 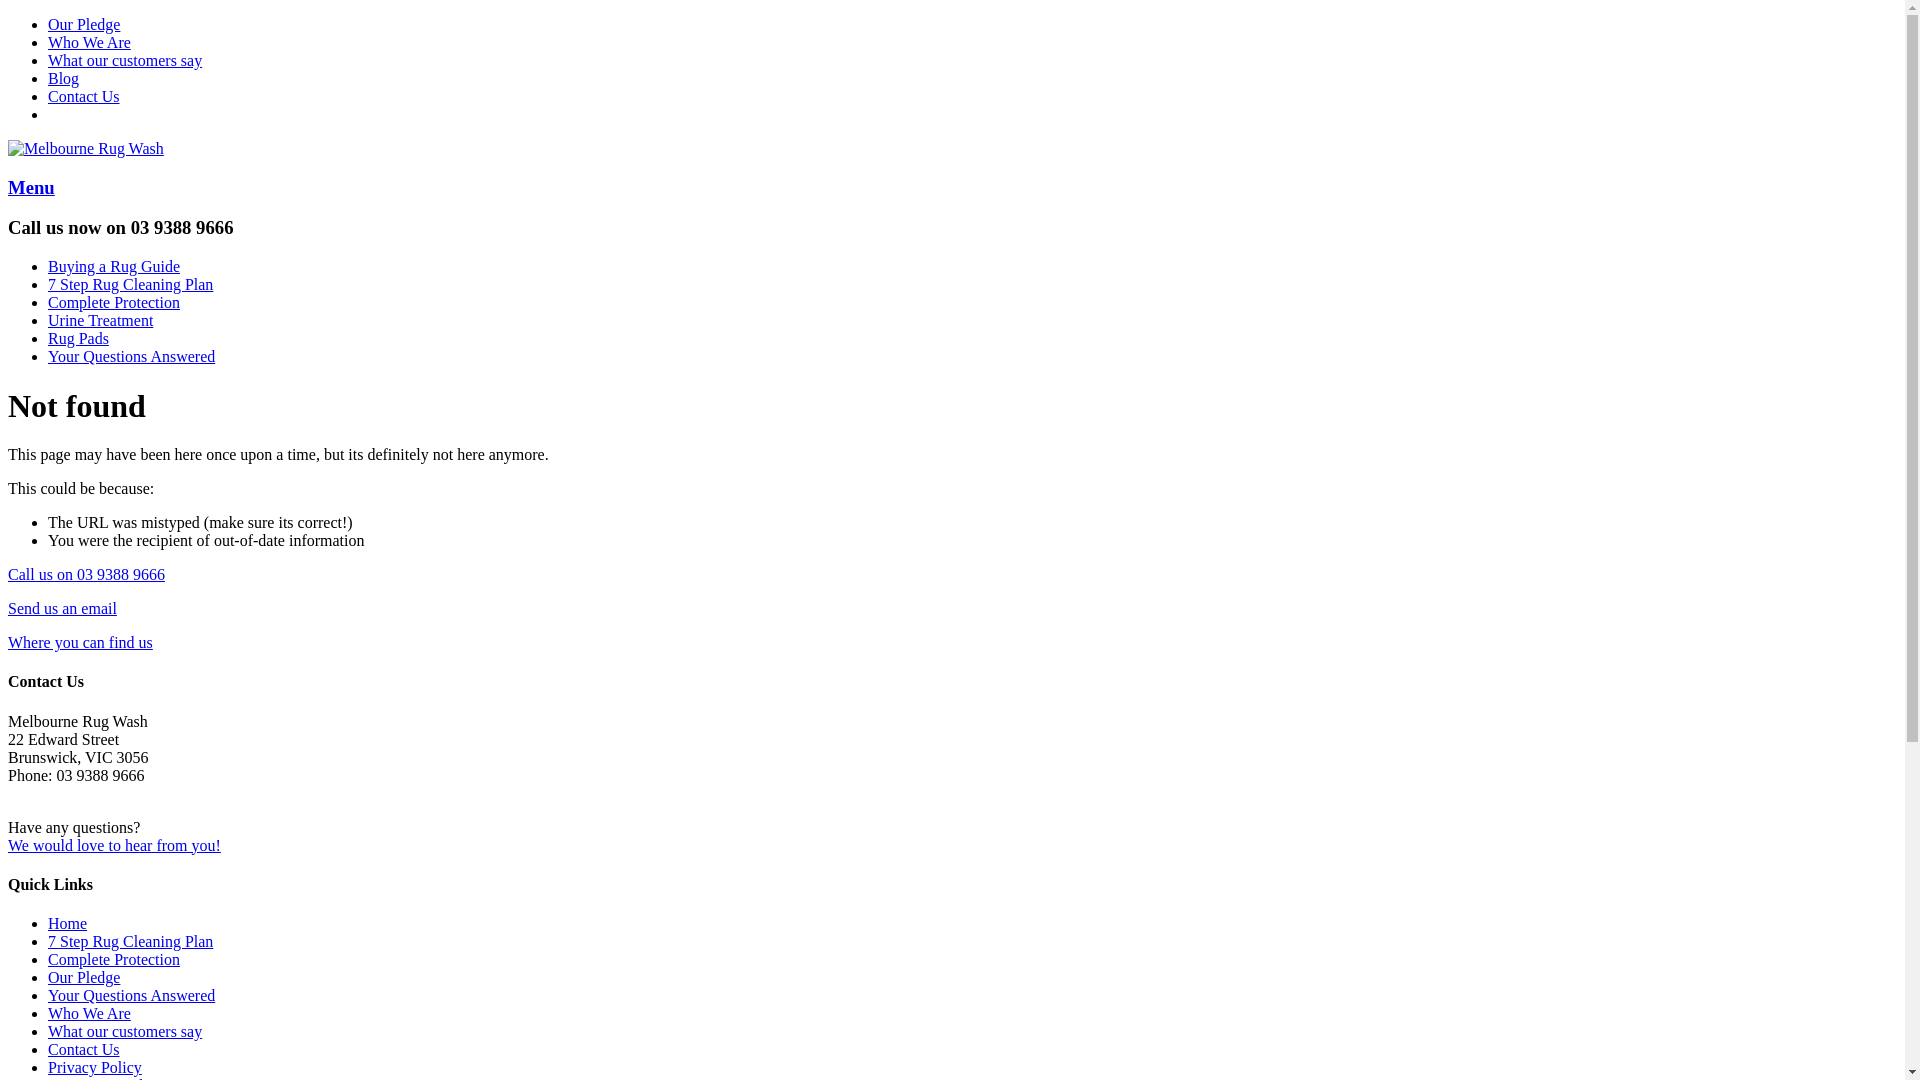 What do you see at coordinates (88, 42) in the screenshot?
I see `'Who We Are'` at bounding box center [88, 42].